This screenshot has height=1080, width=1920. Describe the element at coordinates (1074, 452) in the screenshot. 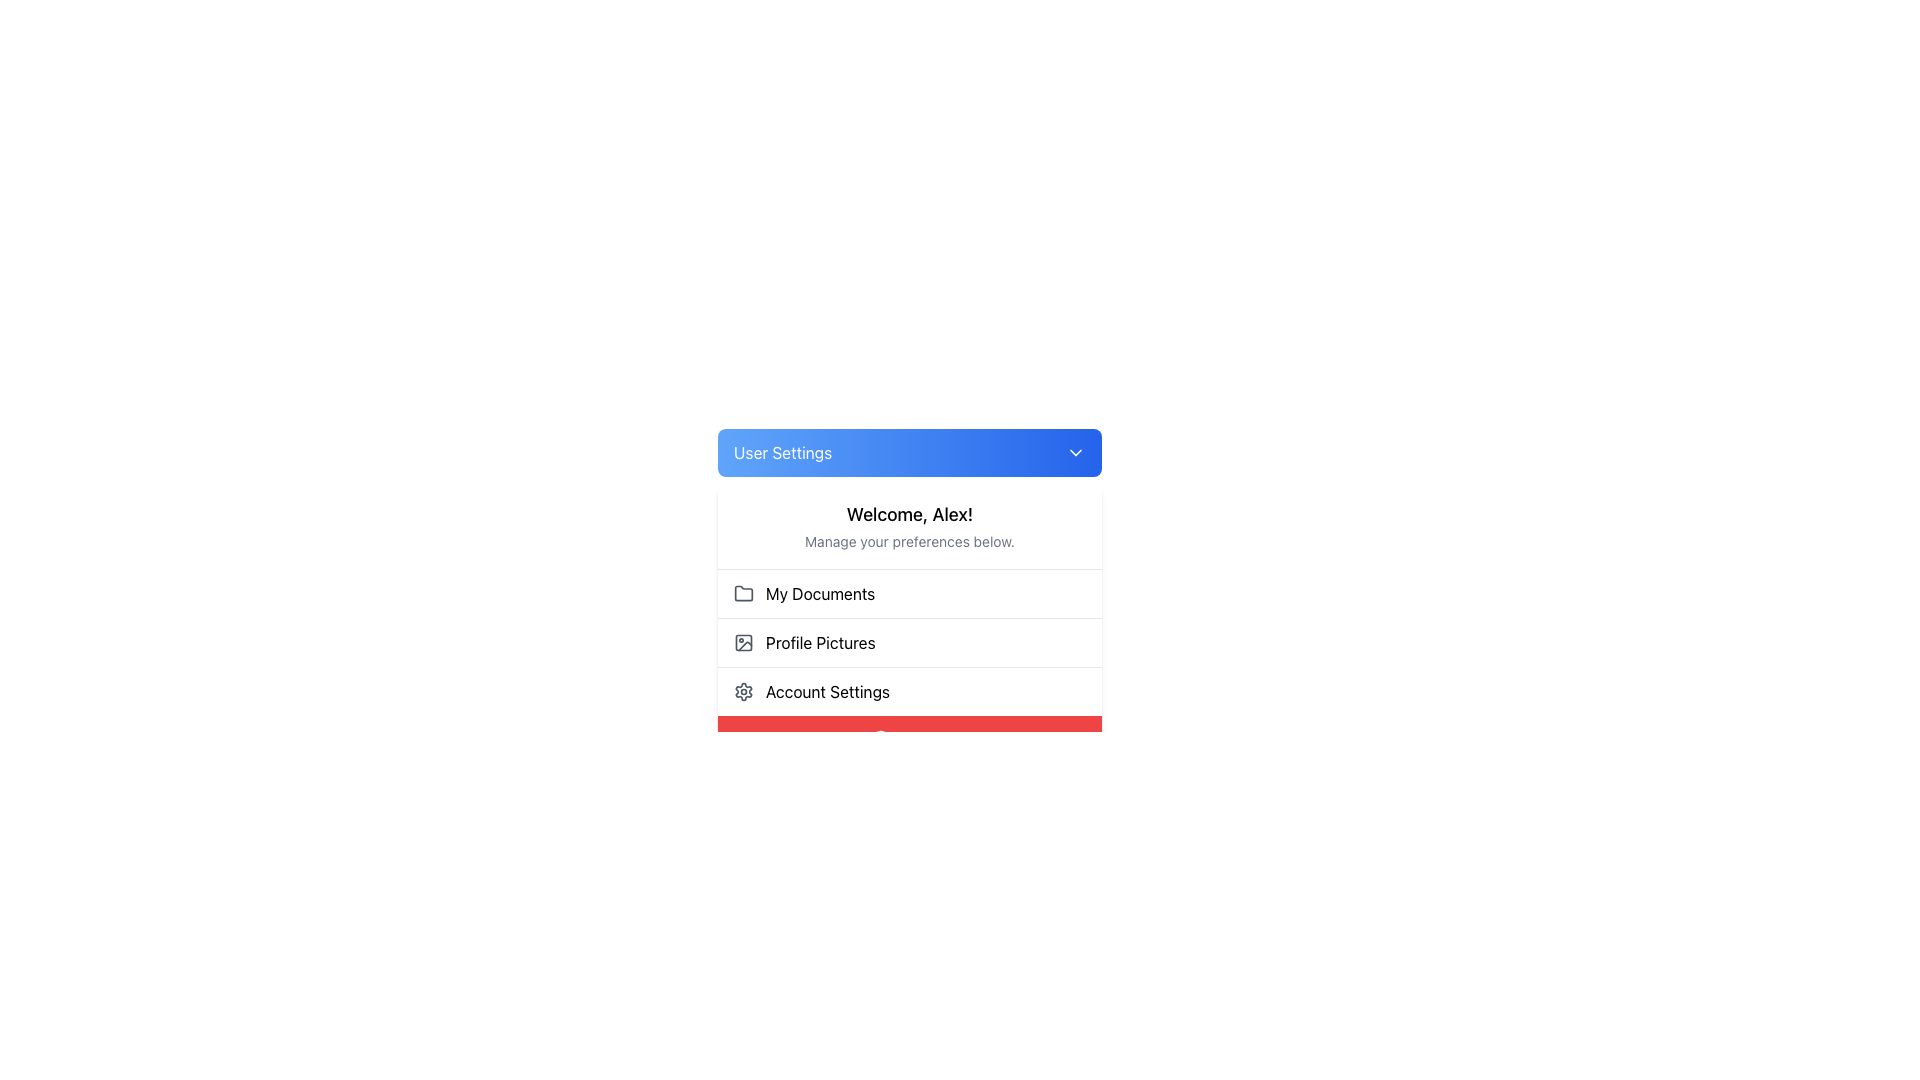

I see `the Dropdown Indicator Icon located at the top-right corner of the 'User Settings' bar, which indicates further options or a collapsible section` at that location.